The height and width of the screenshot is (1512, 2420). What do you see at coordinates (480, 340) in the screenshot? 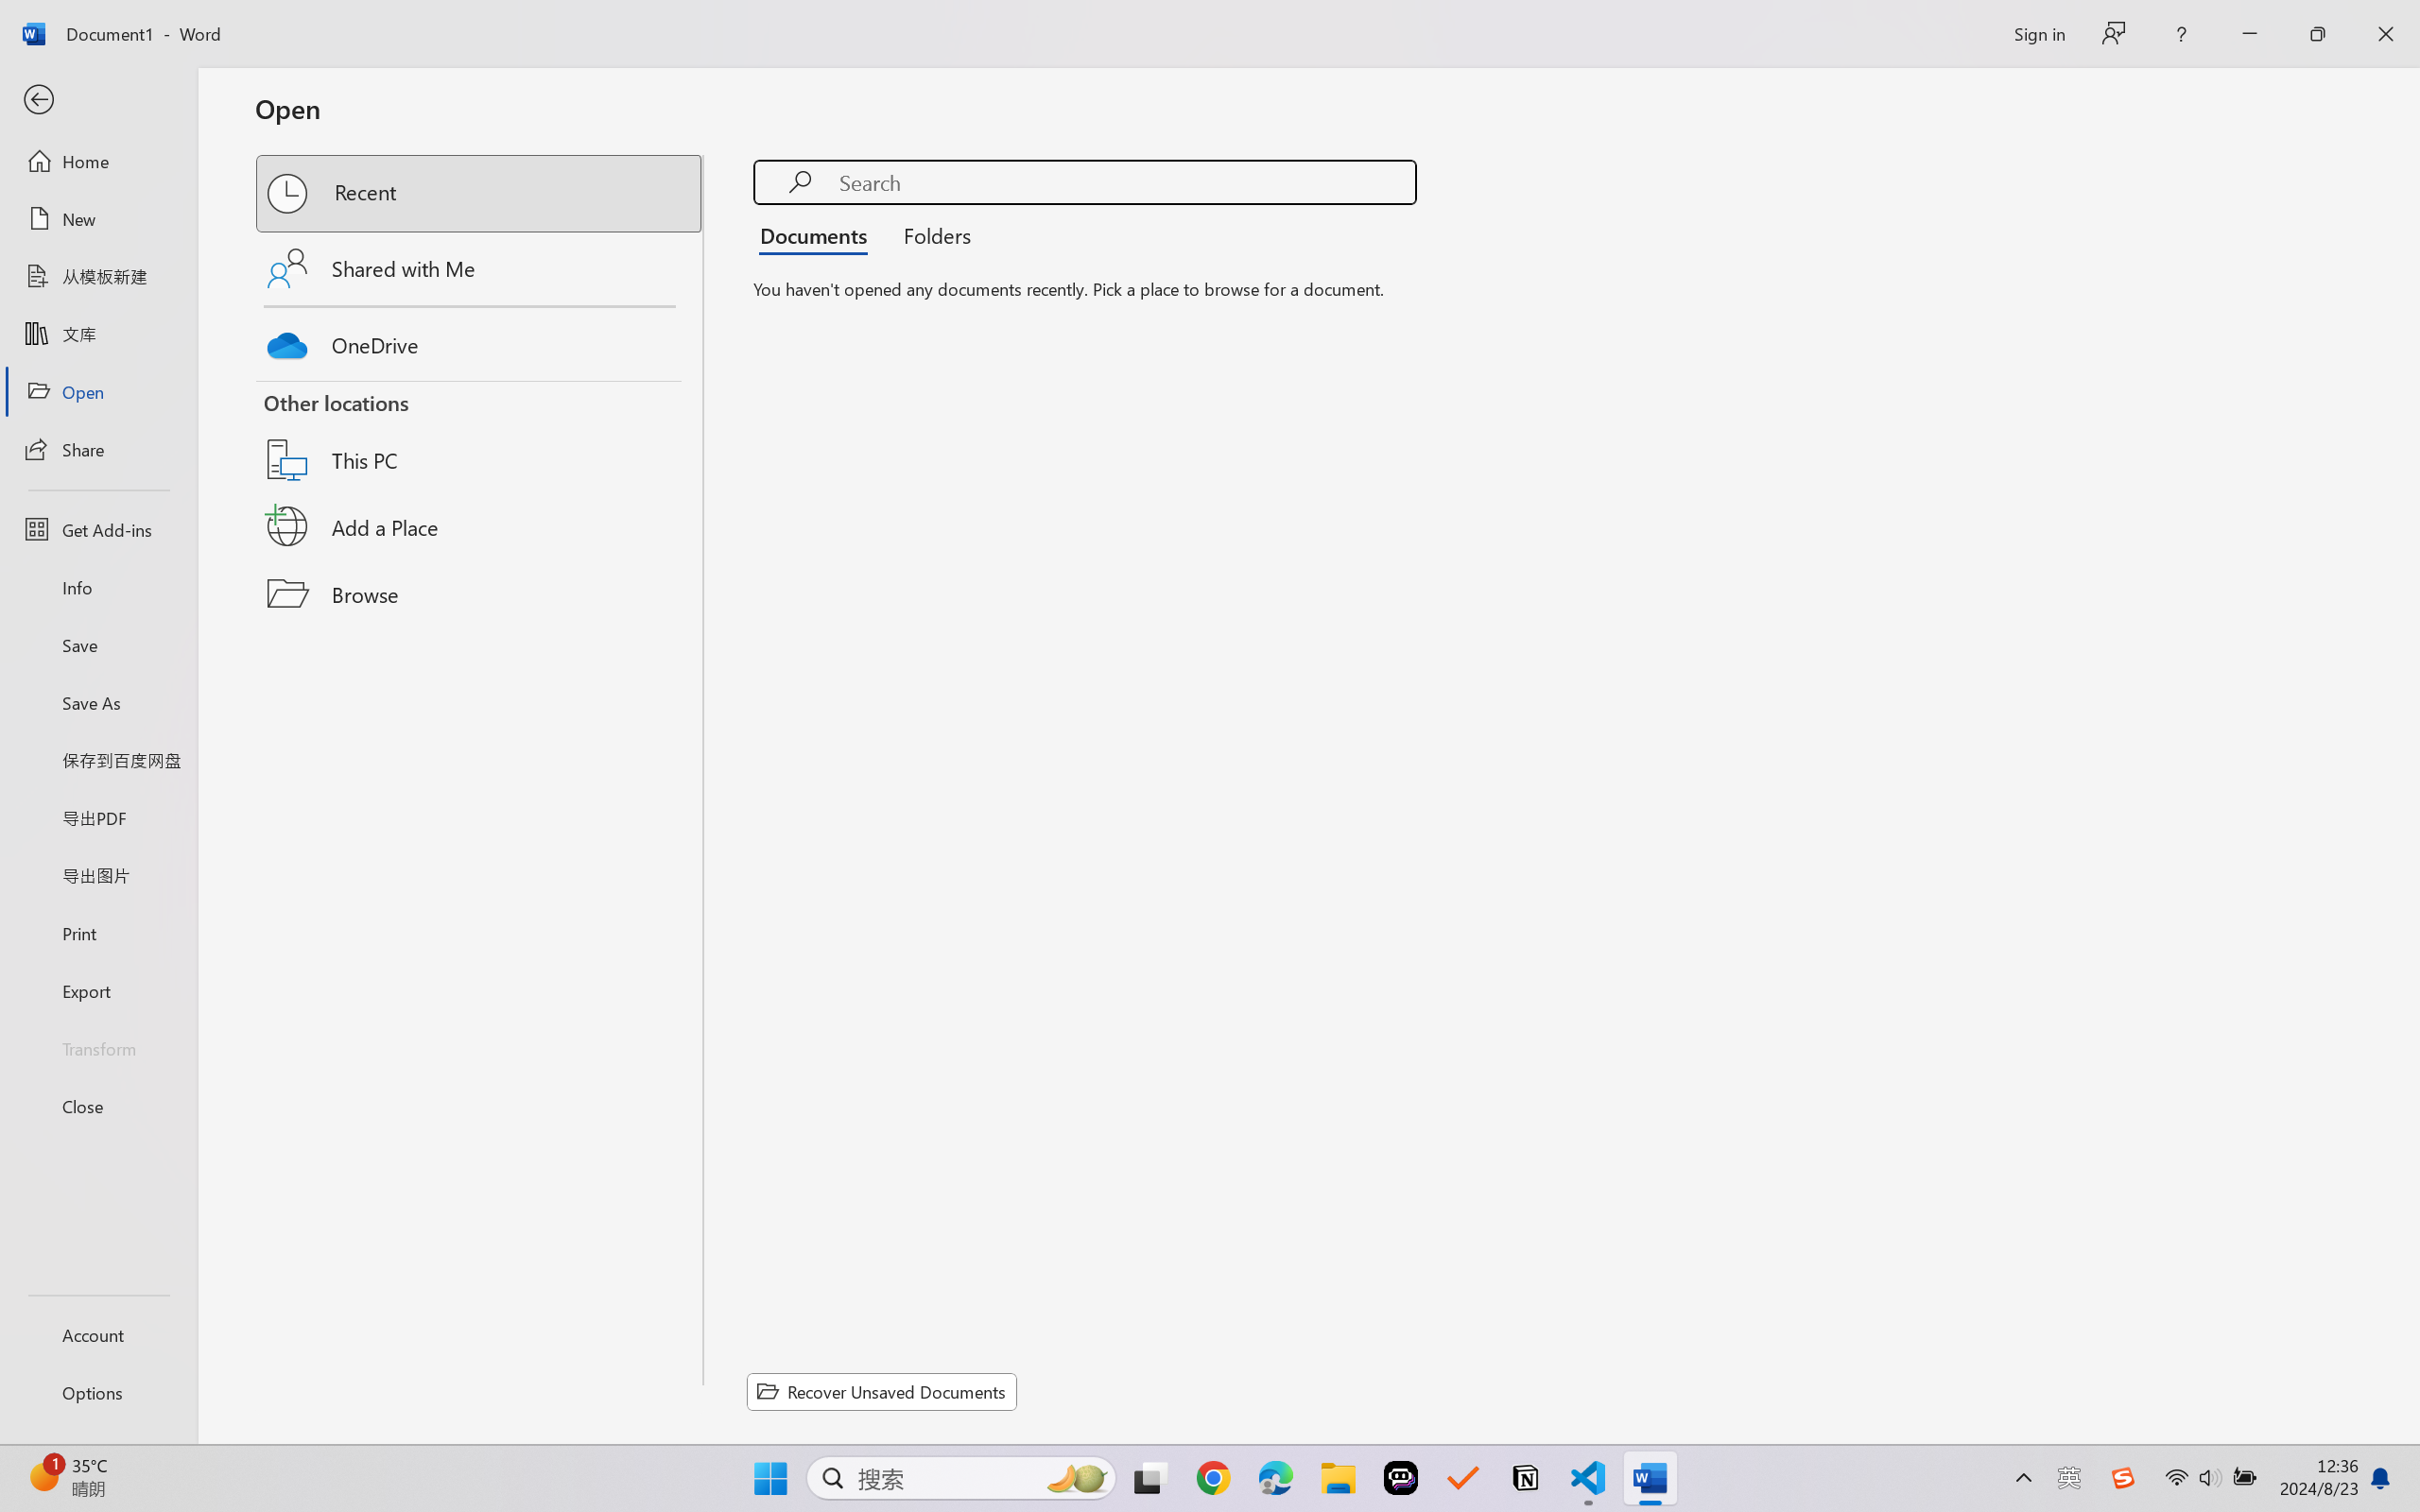
I see `'OneDrive'` at bounding box center [480, 340].